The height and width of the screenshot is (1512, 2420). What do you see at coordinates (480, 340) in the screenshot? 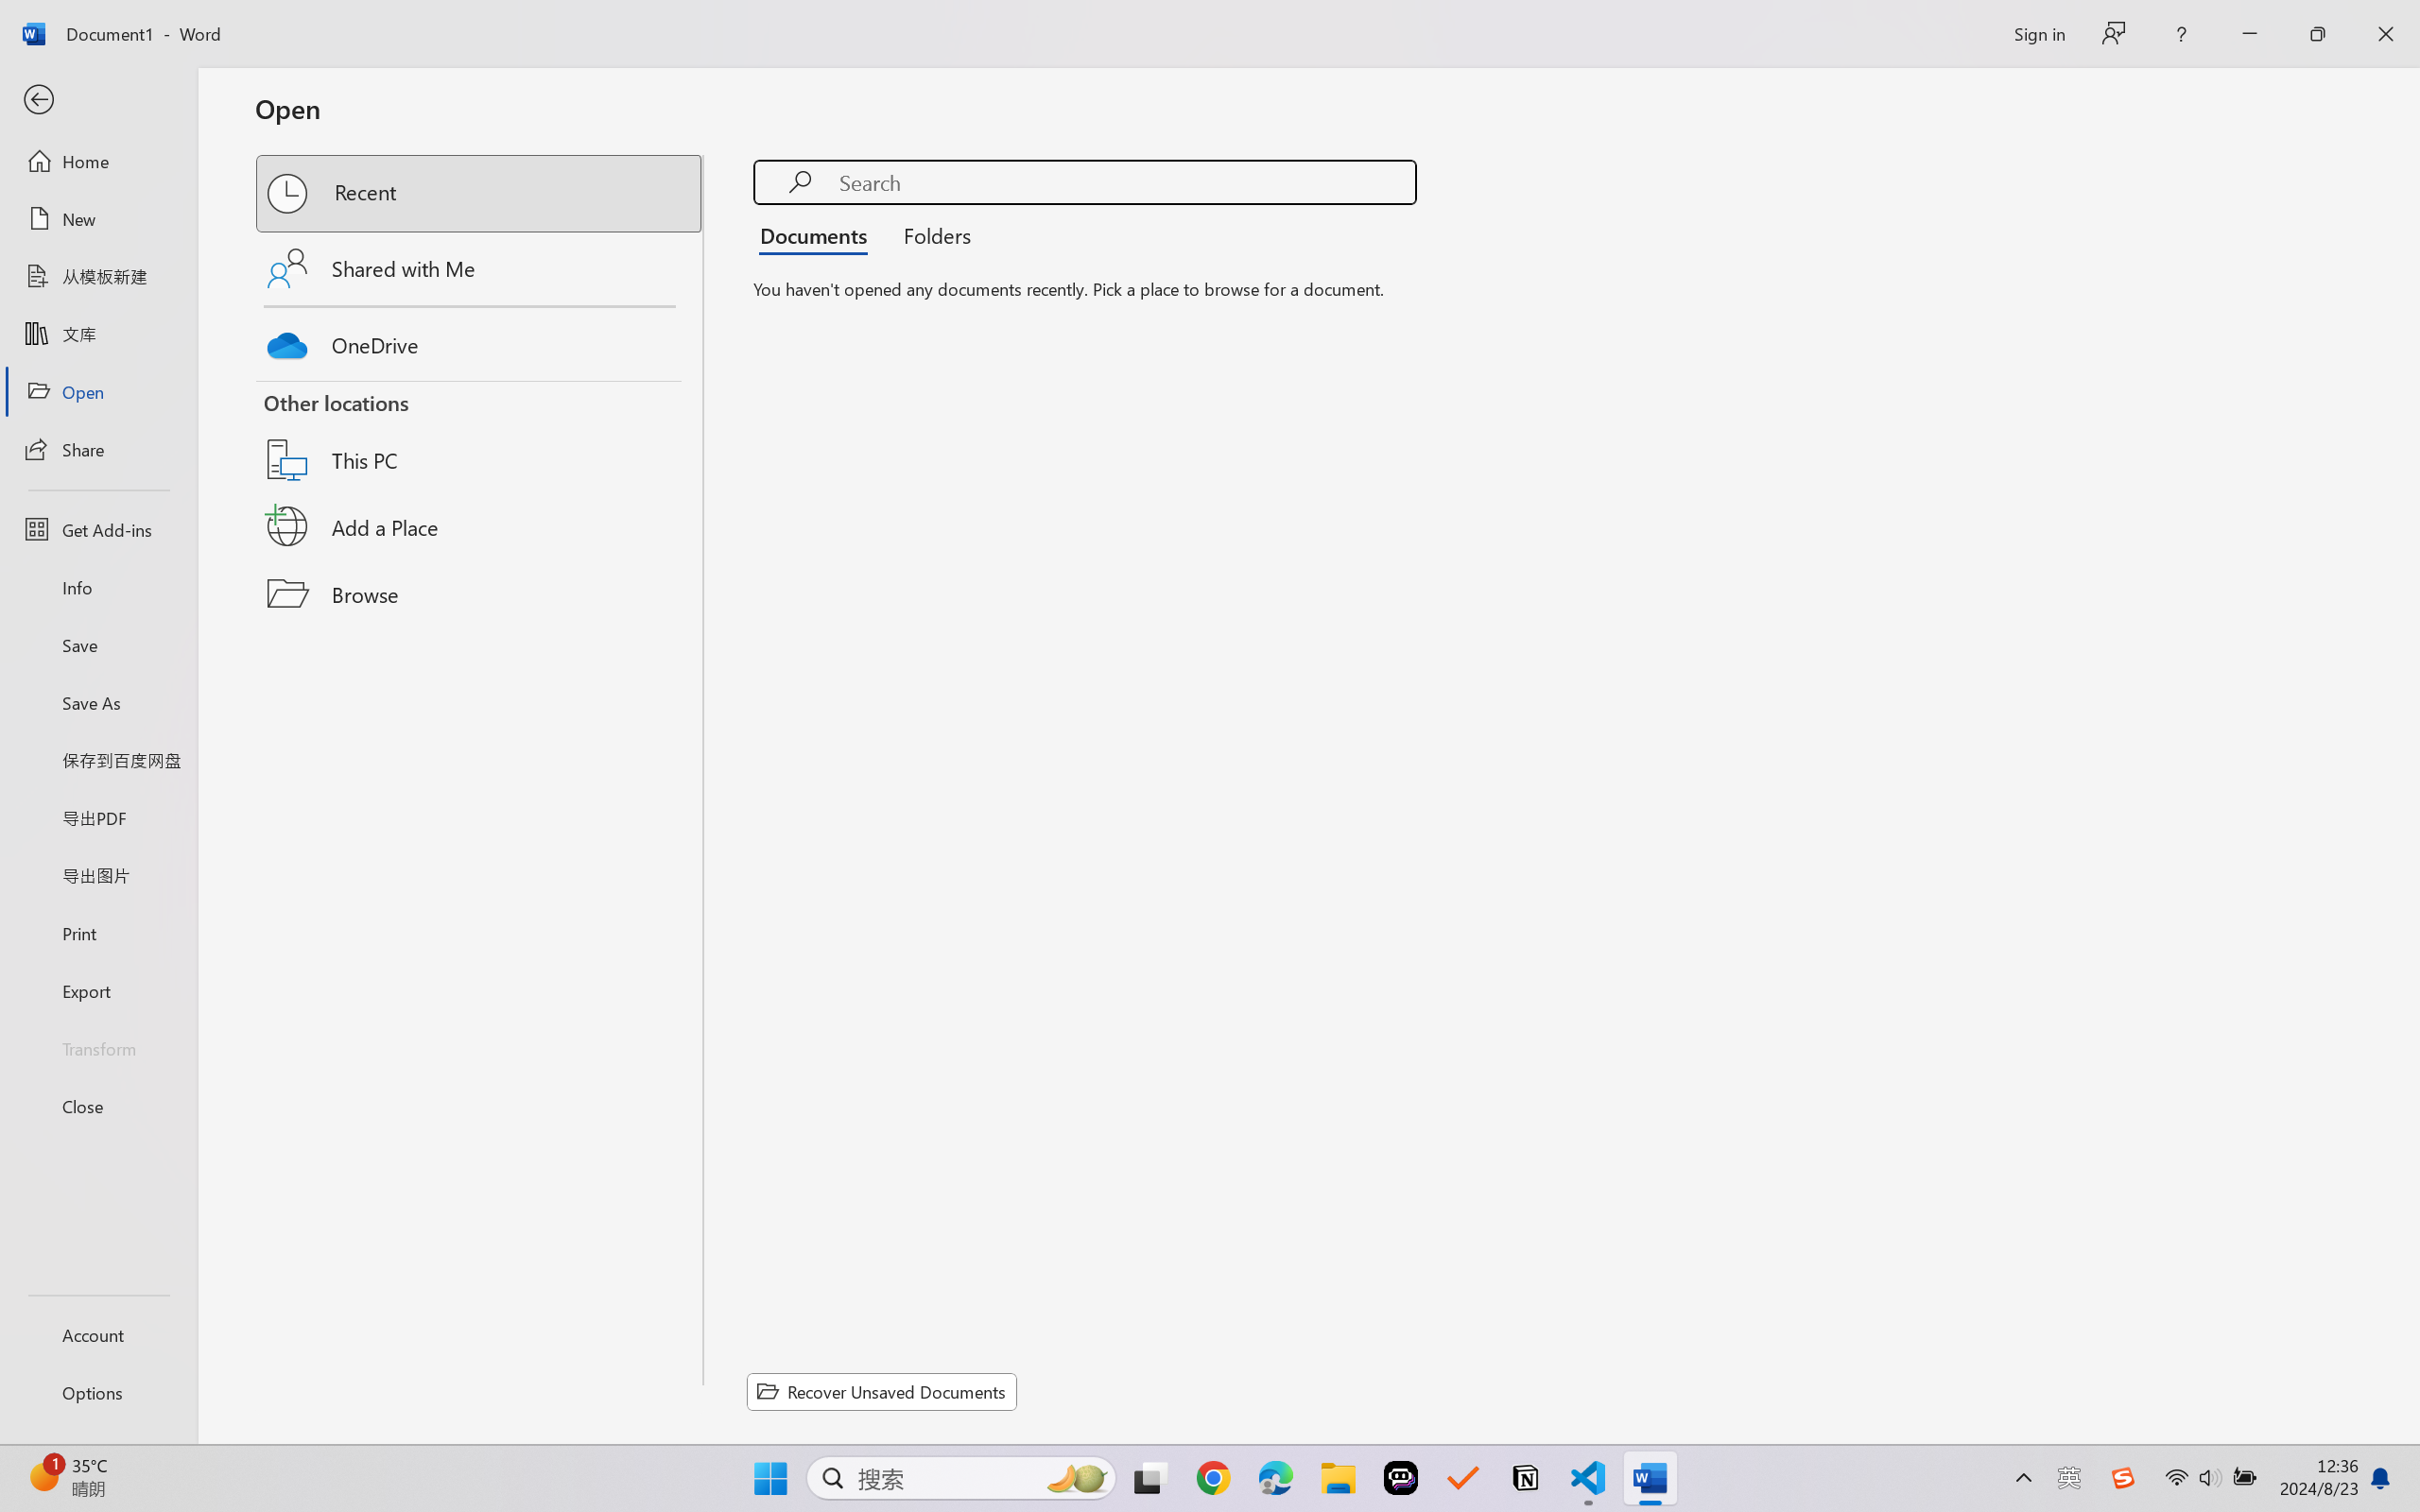
I see `'OneDrive'` at bounding box center [480, 340].